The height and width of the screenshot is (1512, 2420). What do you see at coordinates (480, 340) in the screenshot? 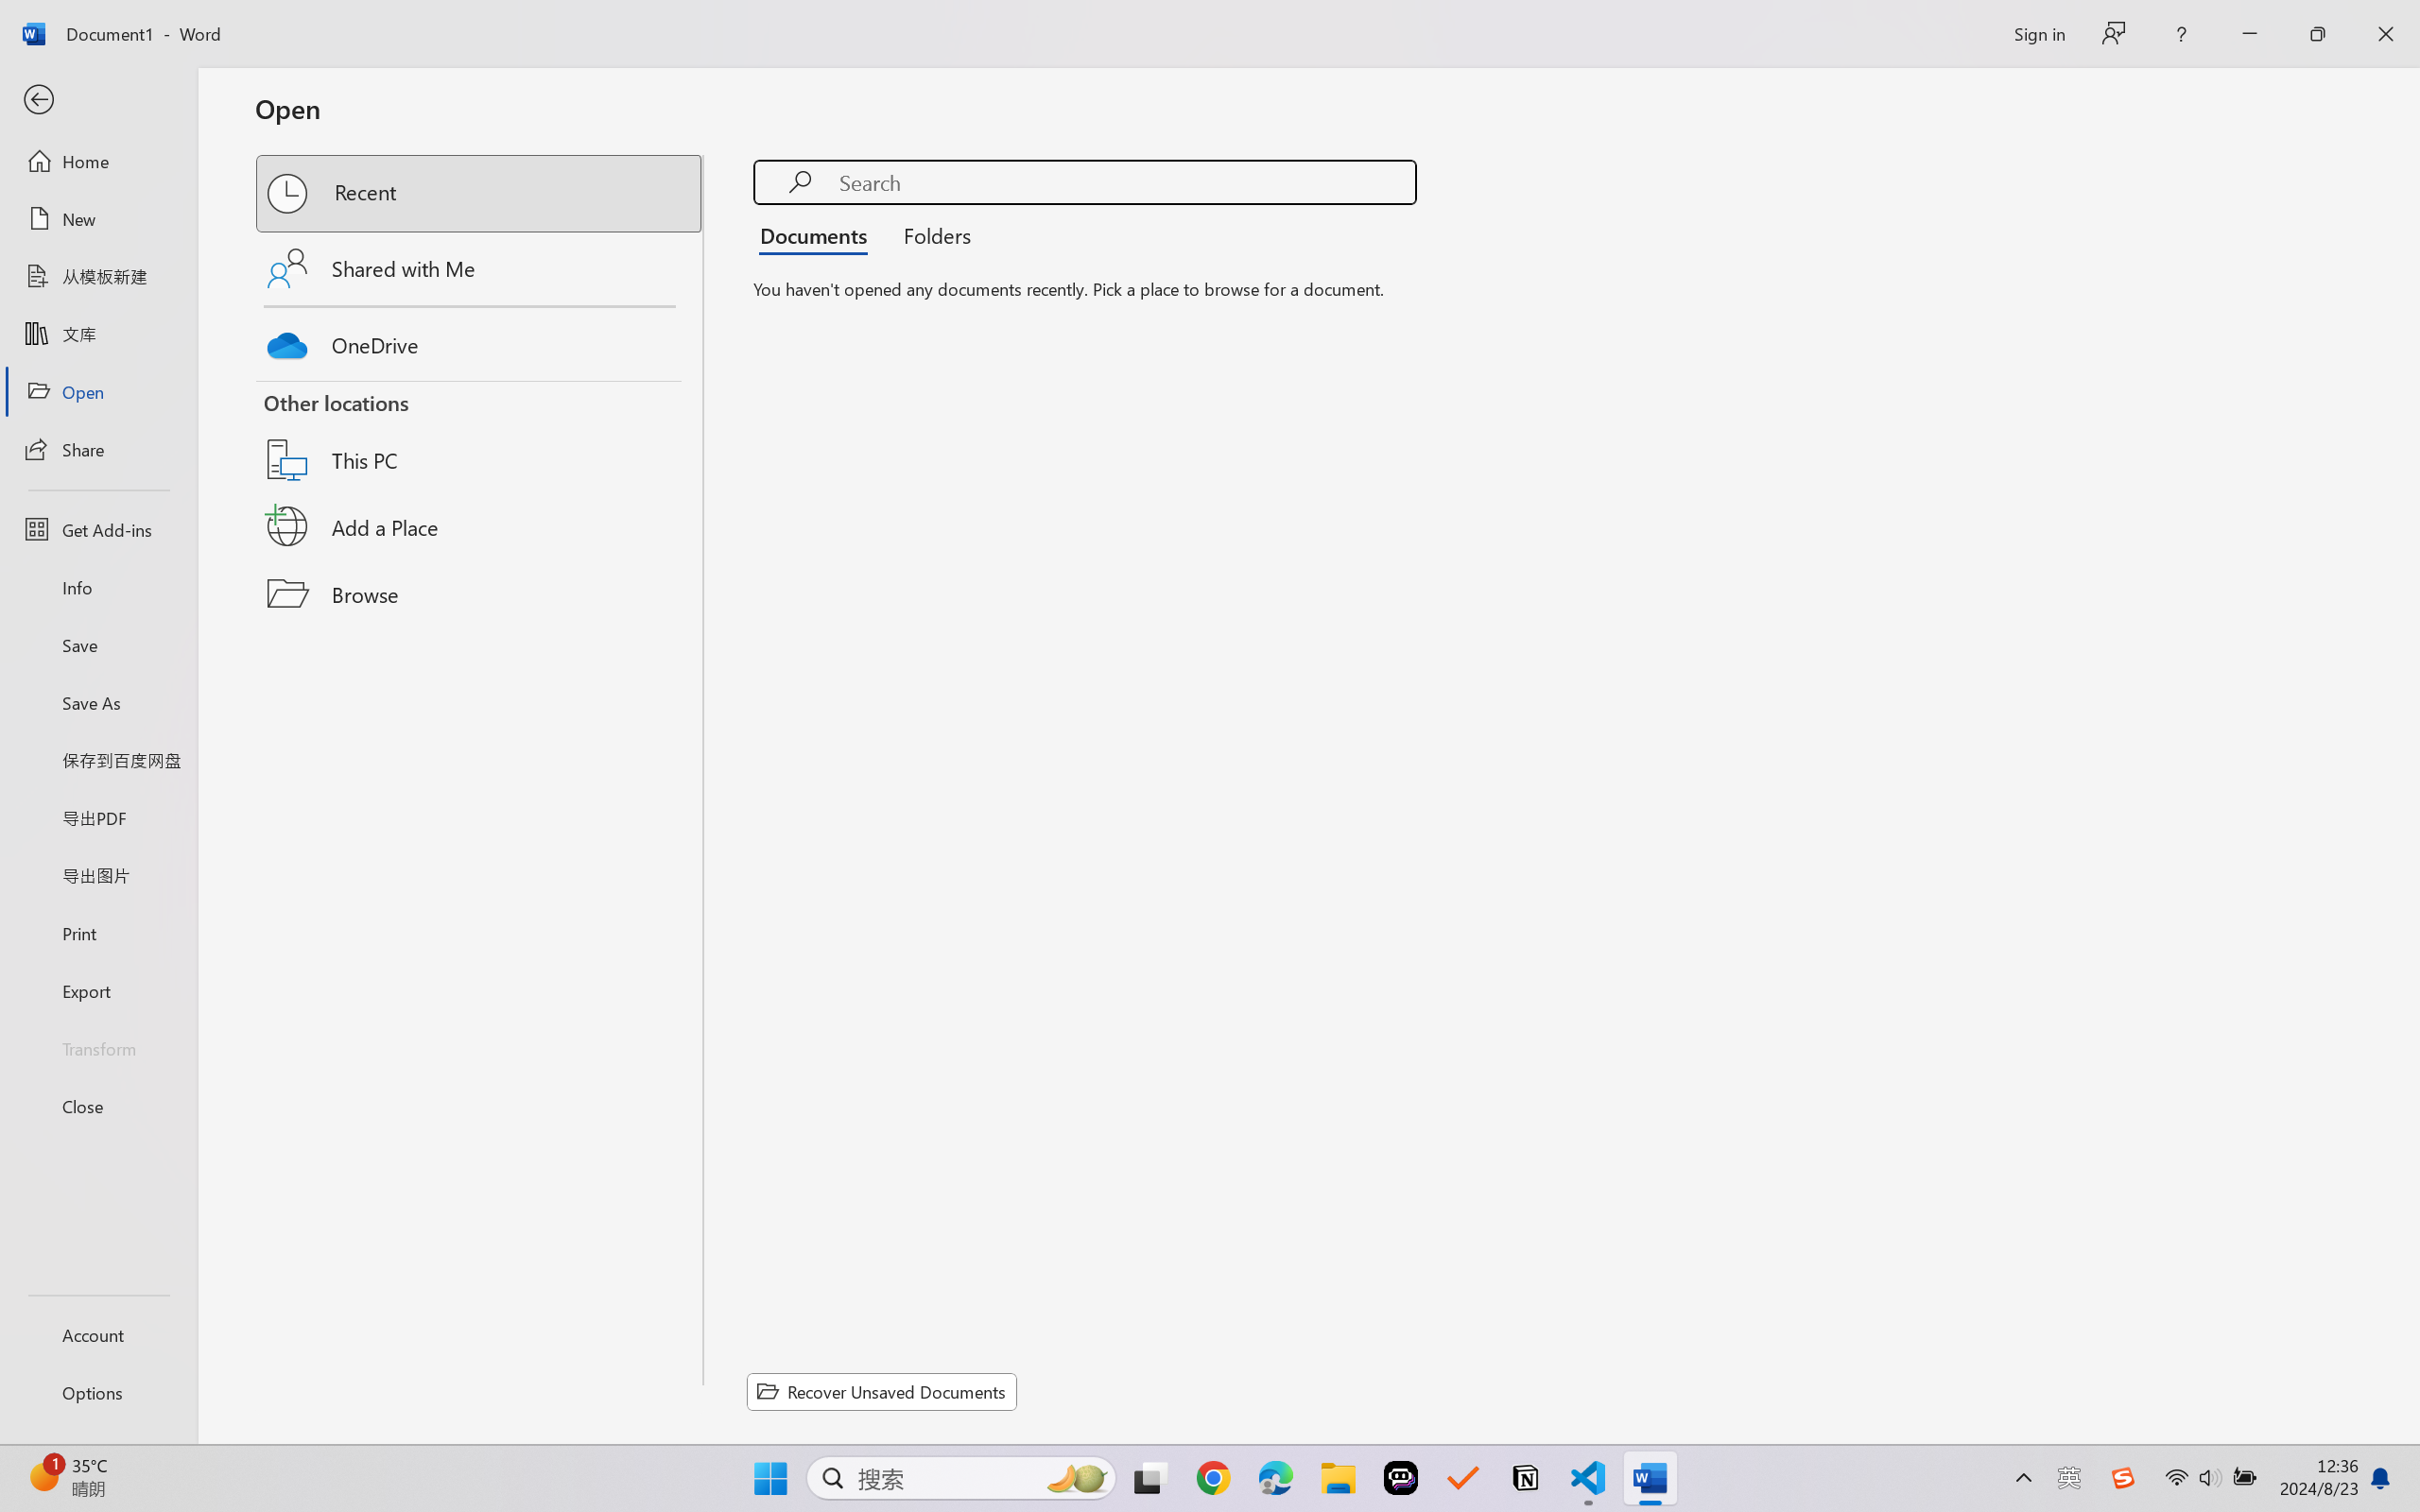
I see `'OneDrive'` at bounding box center [480, 340].